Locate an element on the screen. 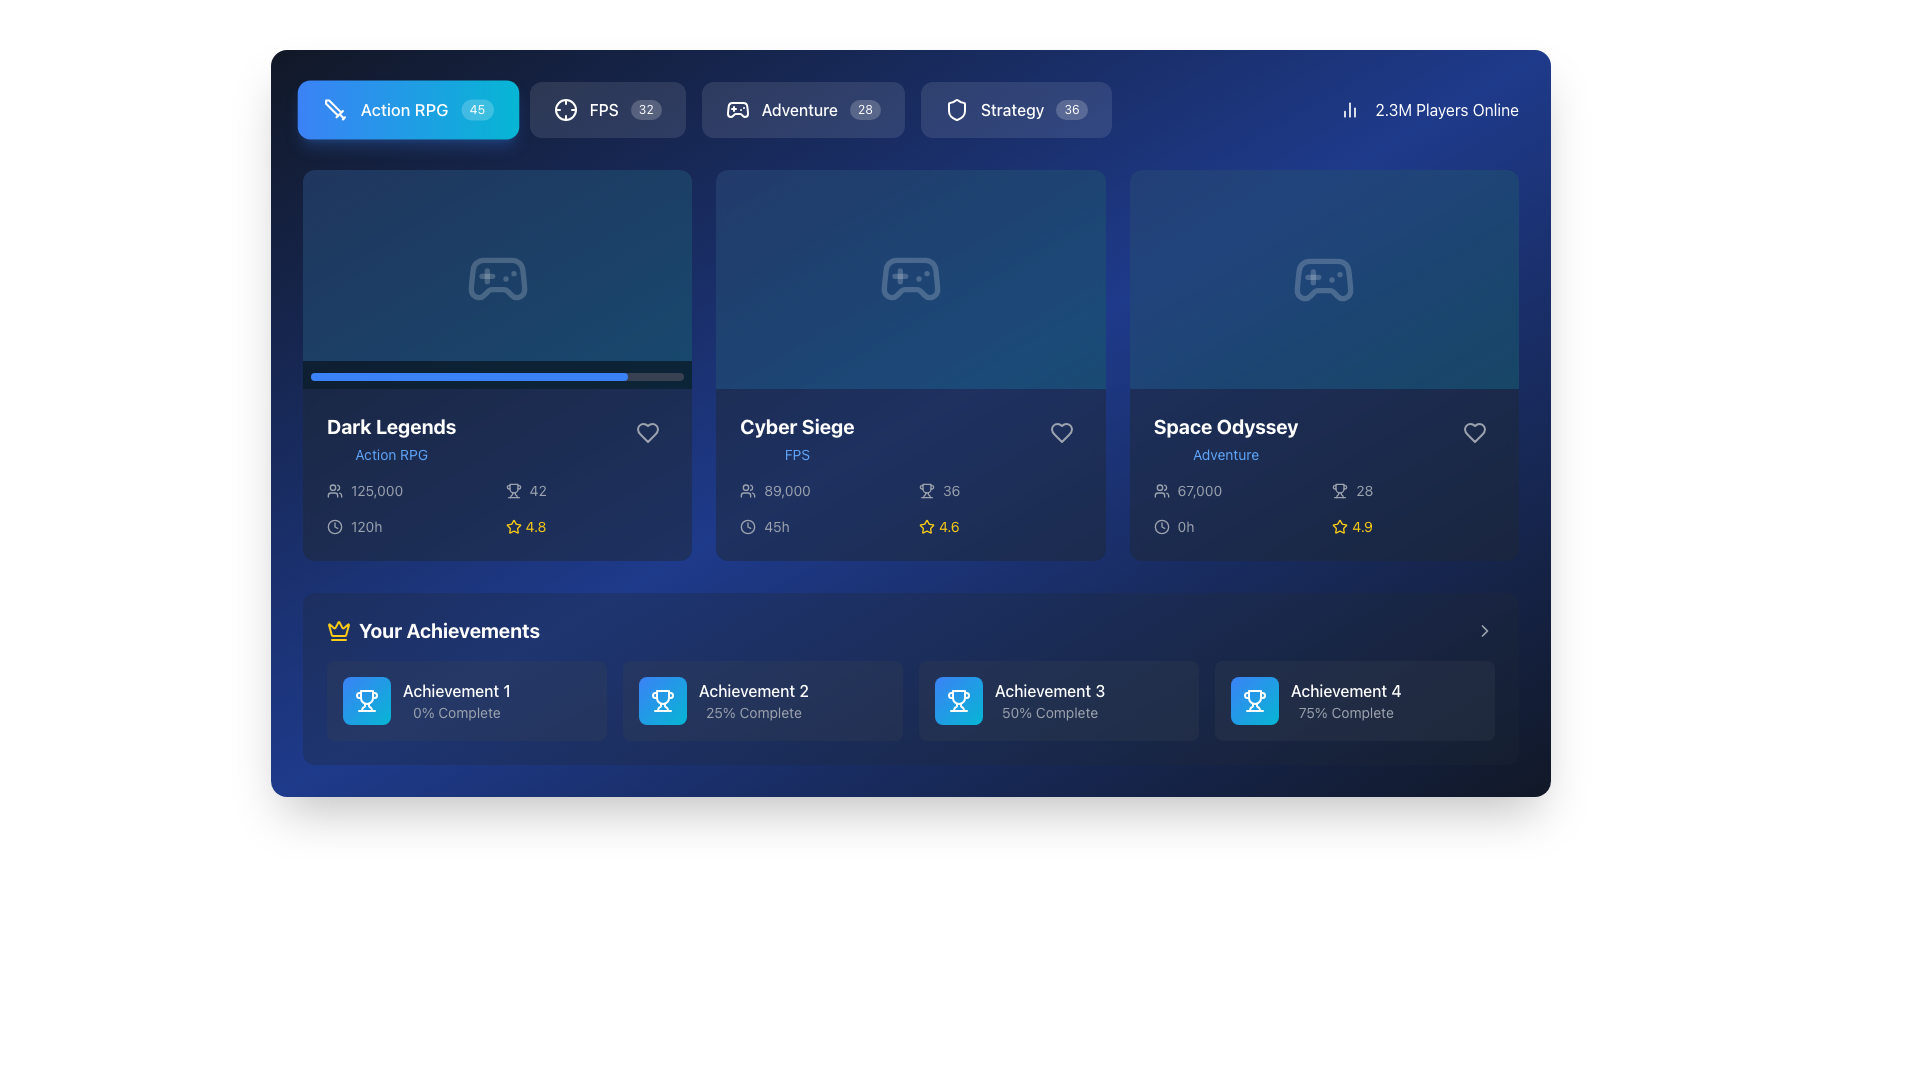 This screenshot has width=1920, height=1080. the trophy-shaped icon representing 'Achievement 4' is located at coordinates (1253, 700).